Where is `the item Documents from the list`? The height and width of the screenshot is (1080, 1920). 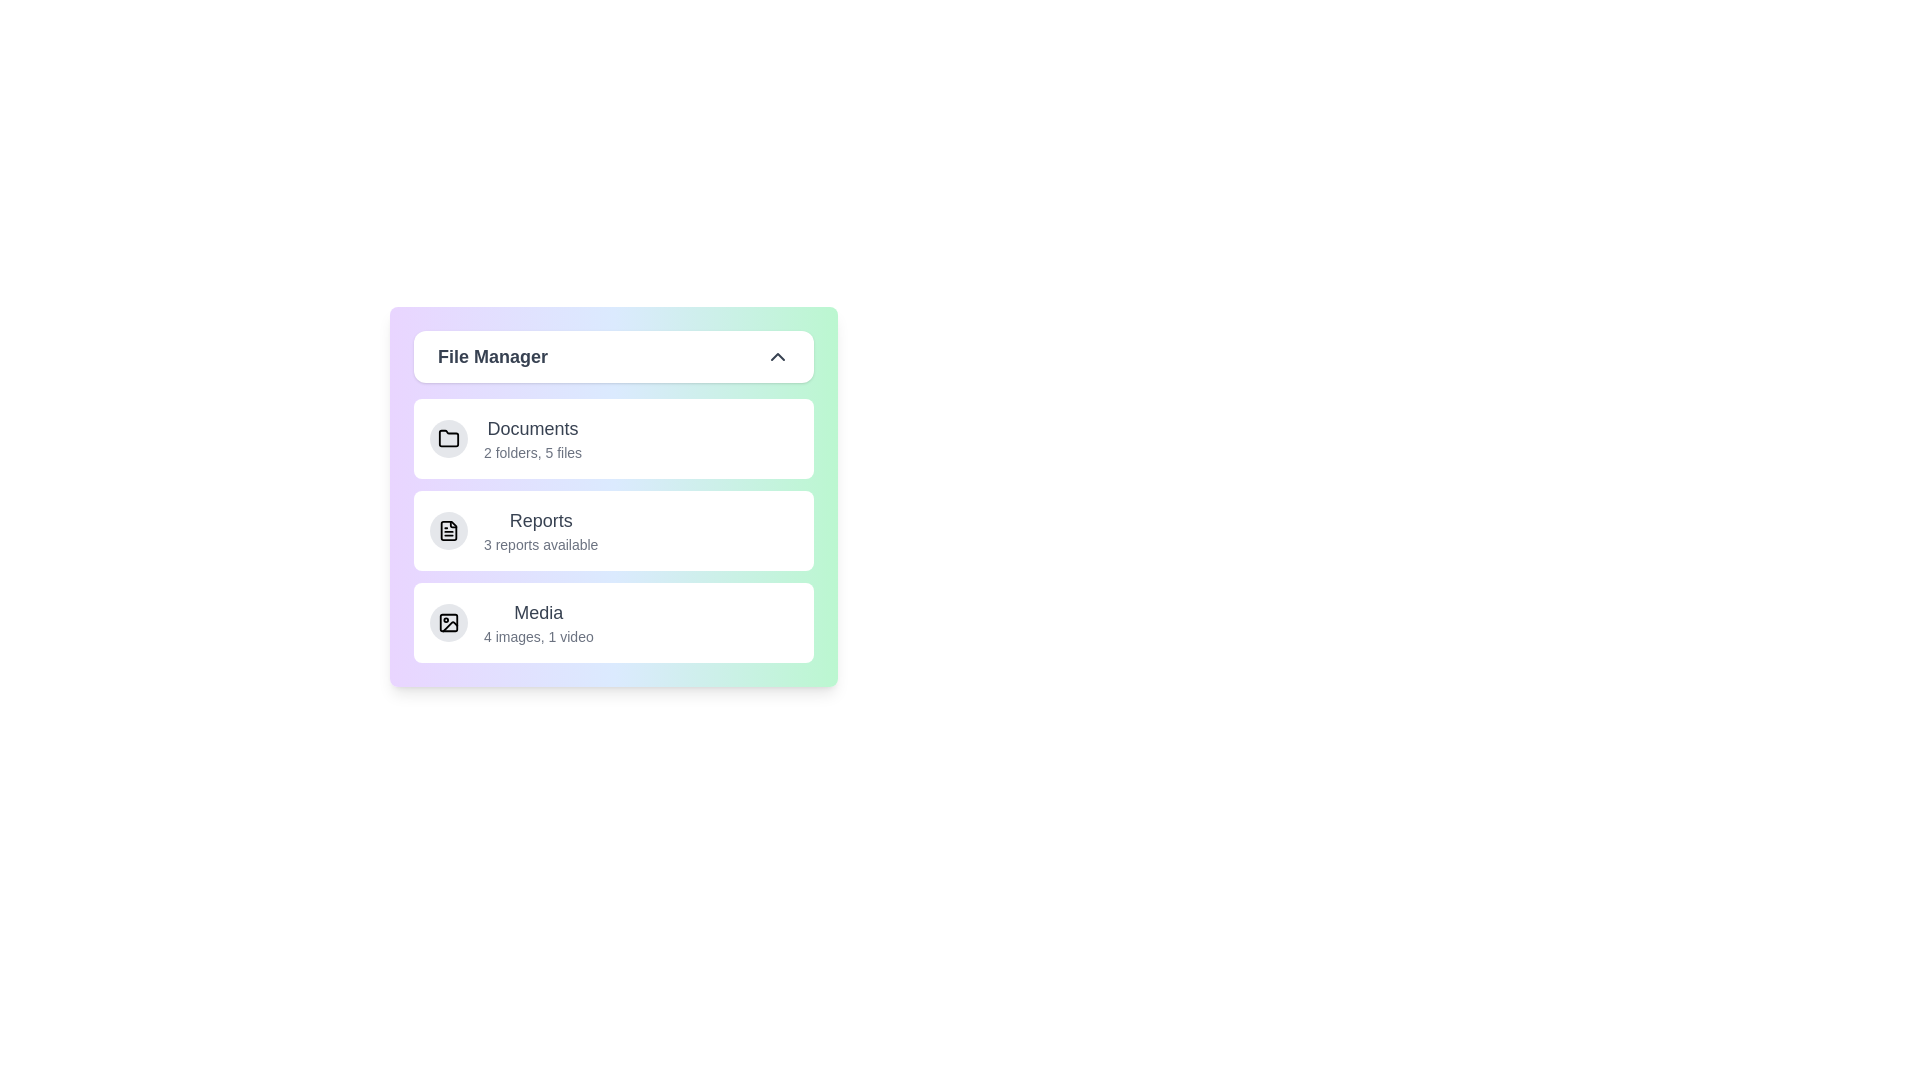
the item Documents from the list is located at coordinates (613, 438).